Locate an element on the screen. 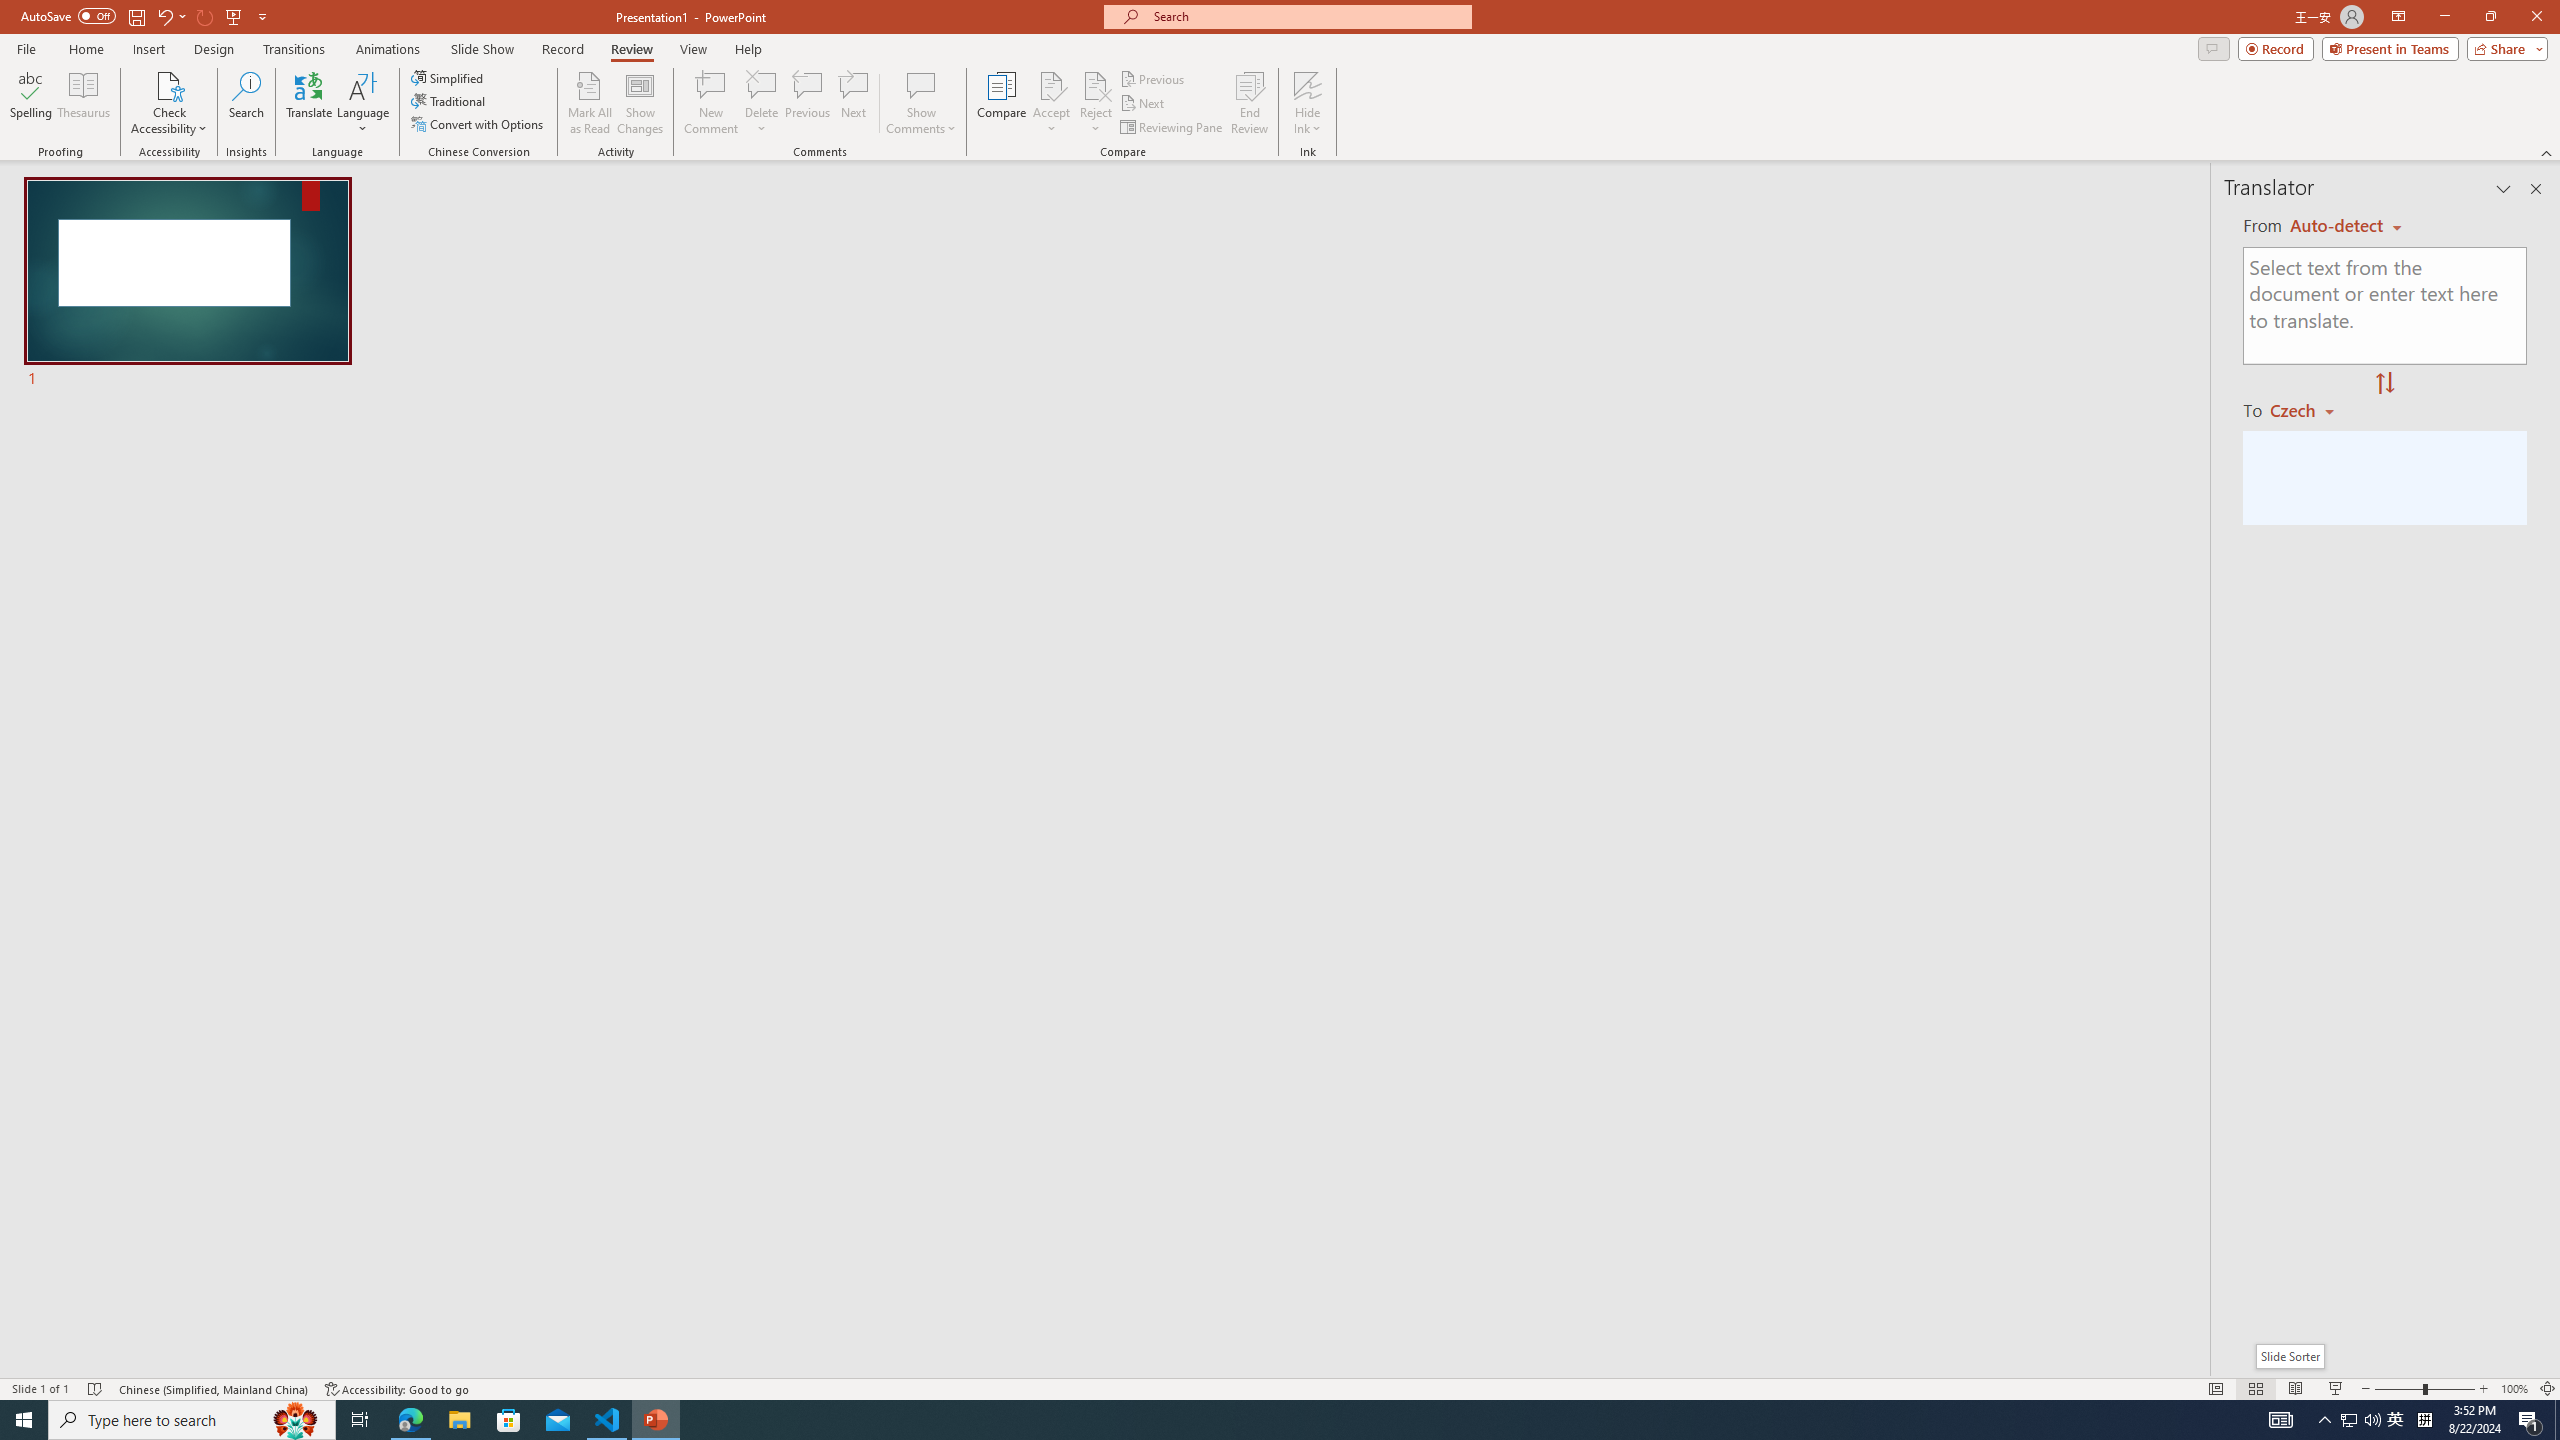 This screenshot has height=1440, width=2560. 'Convert with Options...' is located at coordinates (477, 122).